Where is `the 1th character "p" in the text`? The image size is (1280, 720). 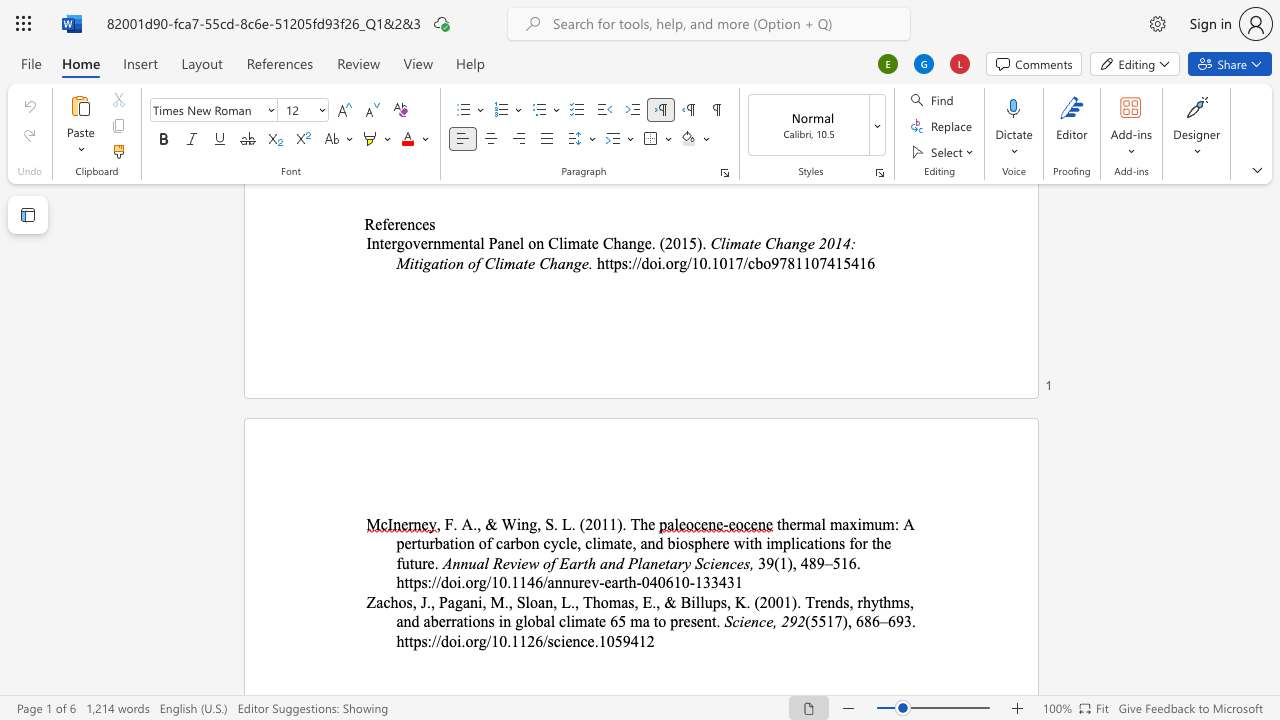
the 1th character "p" in the text is located at coordinates (674, 620).